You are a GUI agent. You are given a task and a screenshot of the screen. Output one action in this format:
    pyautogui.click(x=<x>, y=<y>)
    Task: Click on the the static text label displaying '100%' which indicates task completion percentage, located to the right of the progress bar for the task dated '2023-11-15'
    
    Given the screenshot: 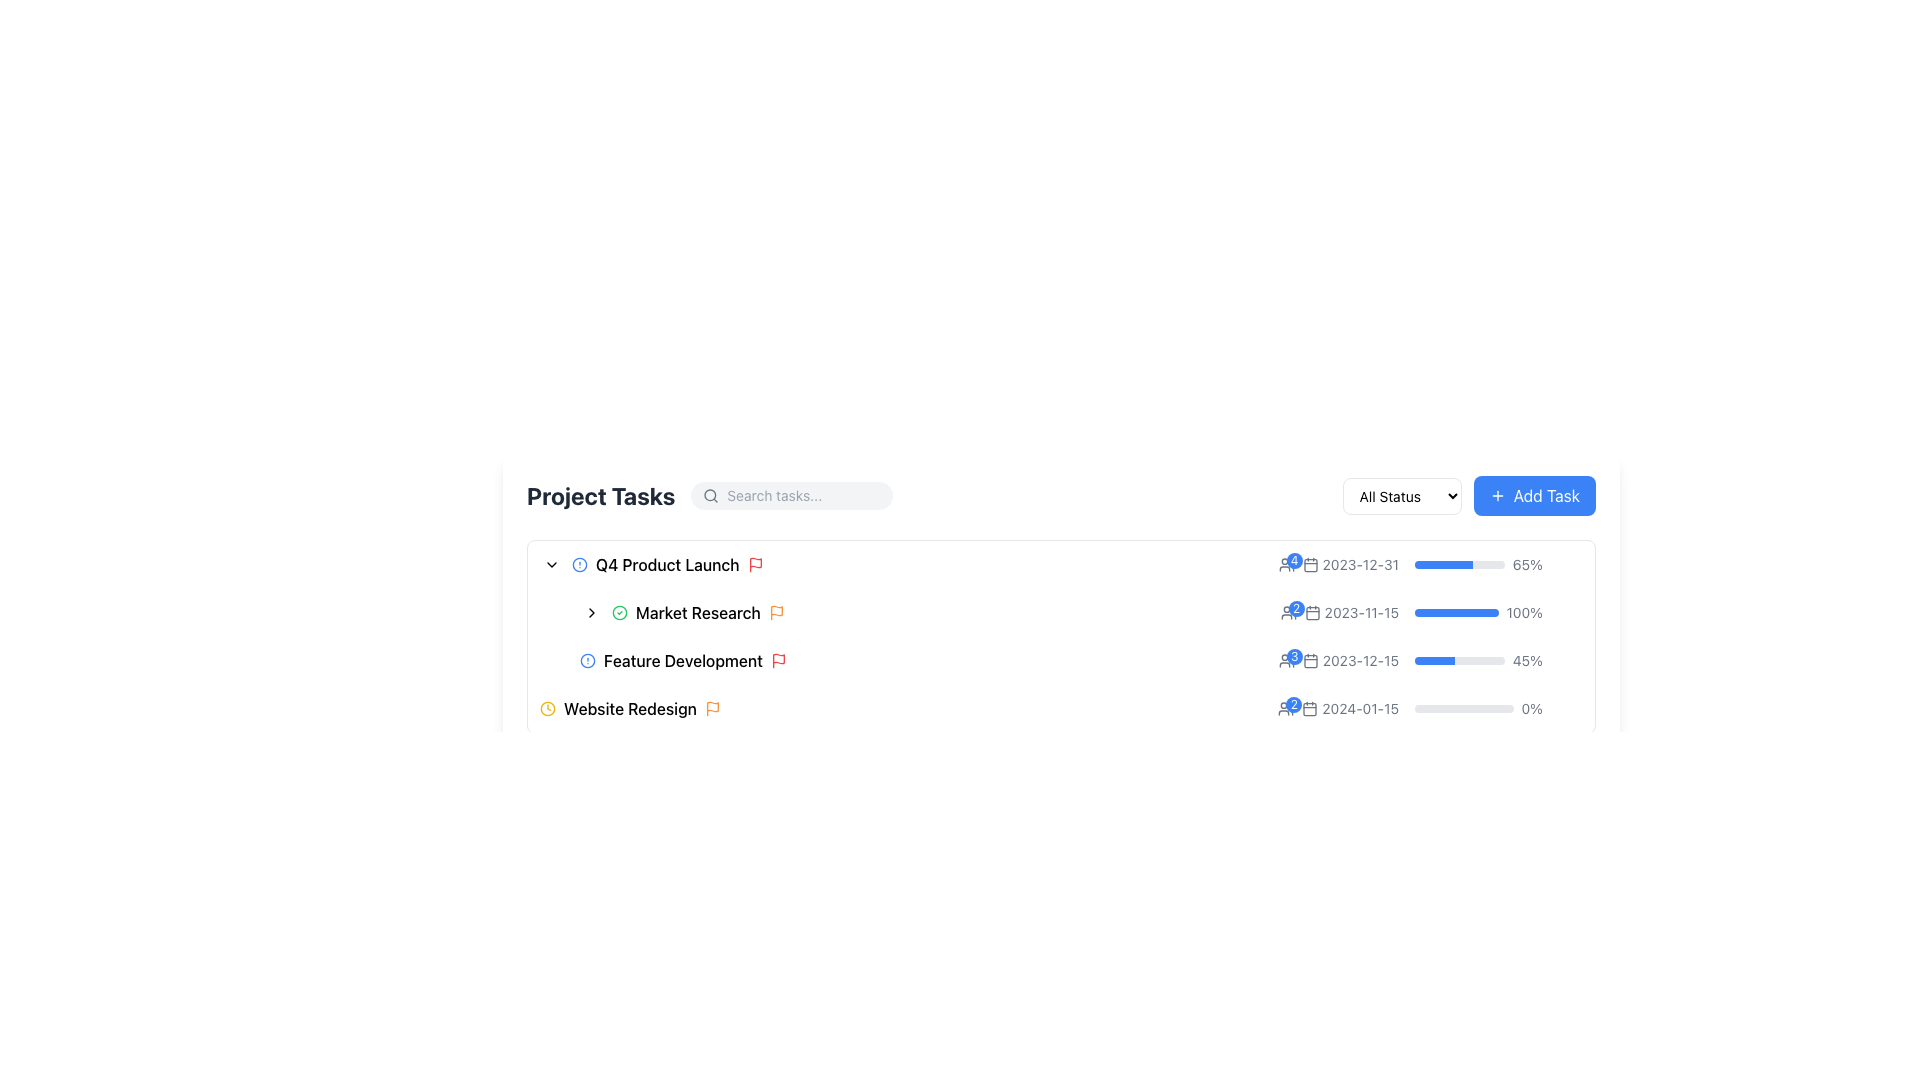 What is the action you would take?
    pyautogui.click(x=1523, y=612)
    